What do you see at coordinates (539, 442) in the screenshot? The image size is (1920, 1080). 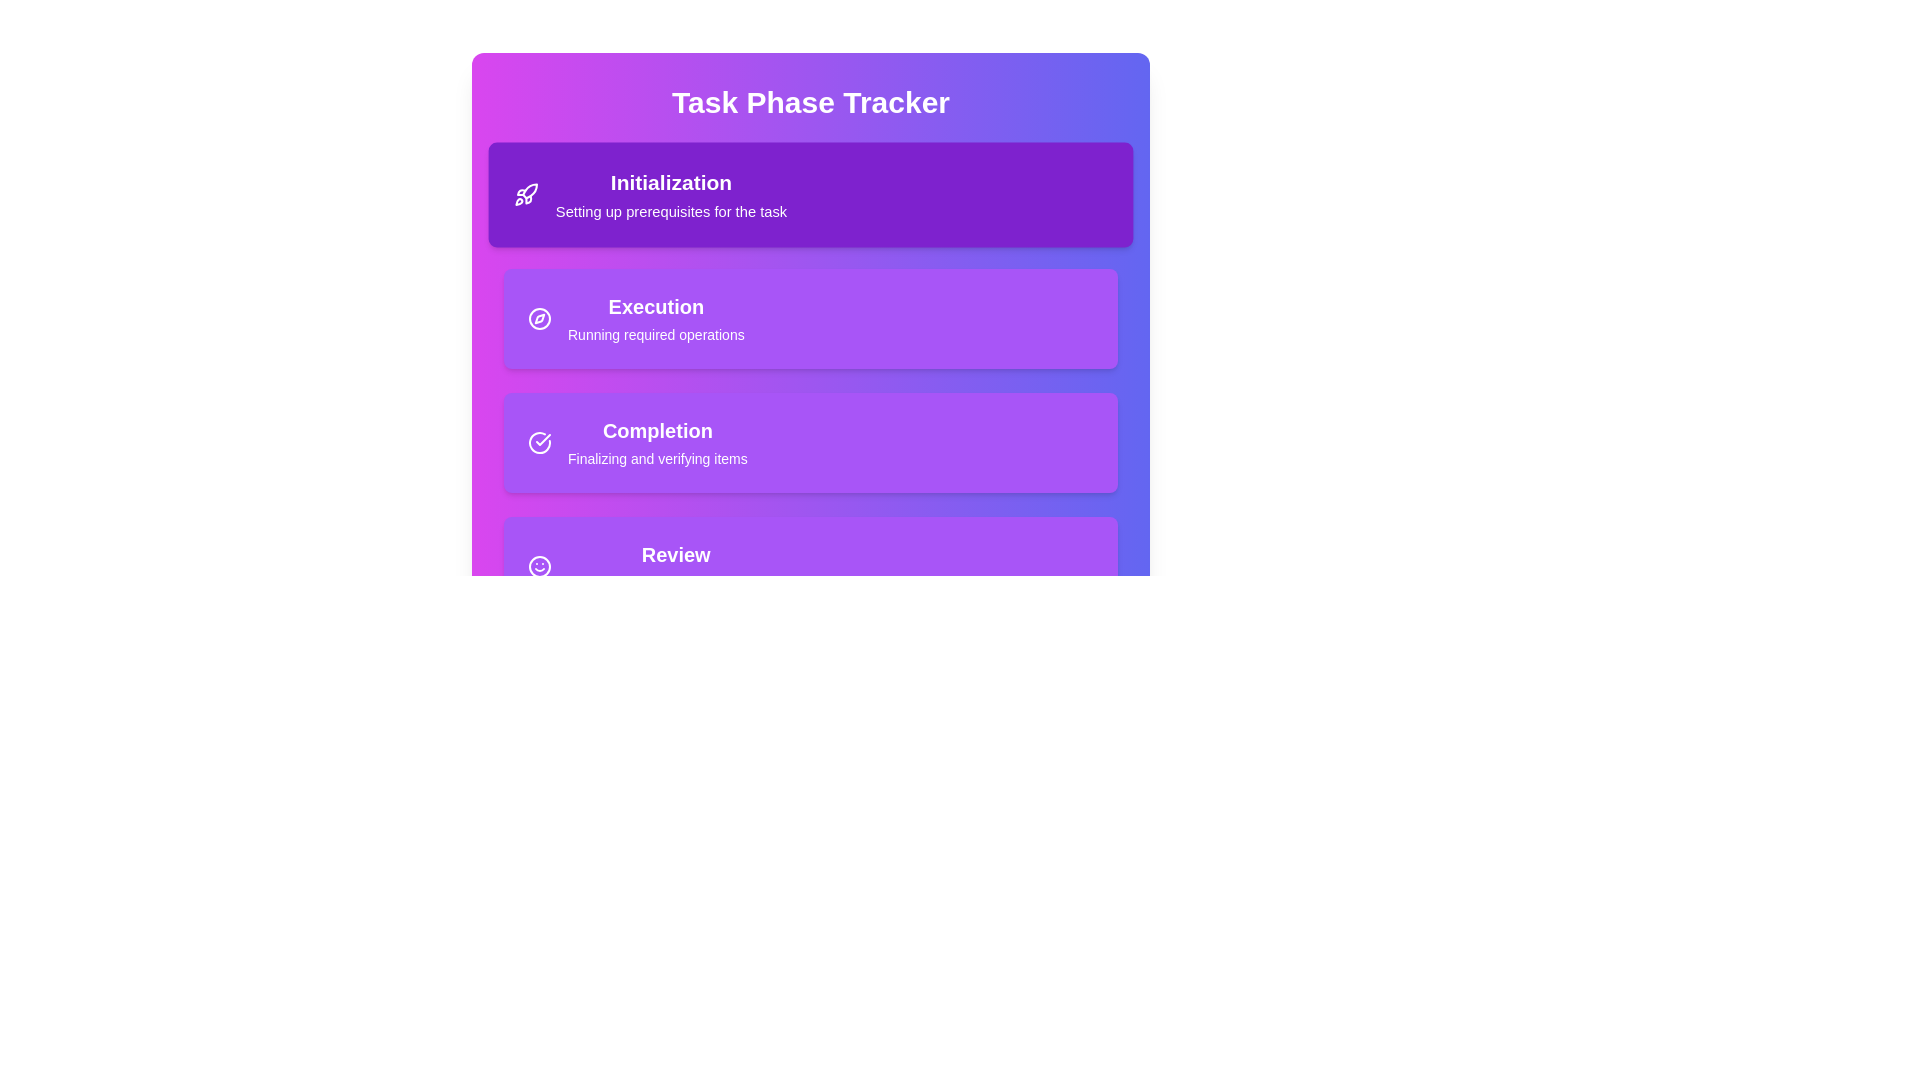 I see `the circular icon with a checkmark located to the left of the 'Completion' title within a purple box` at bounding box center [539, 442].